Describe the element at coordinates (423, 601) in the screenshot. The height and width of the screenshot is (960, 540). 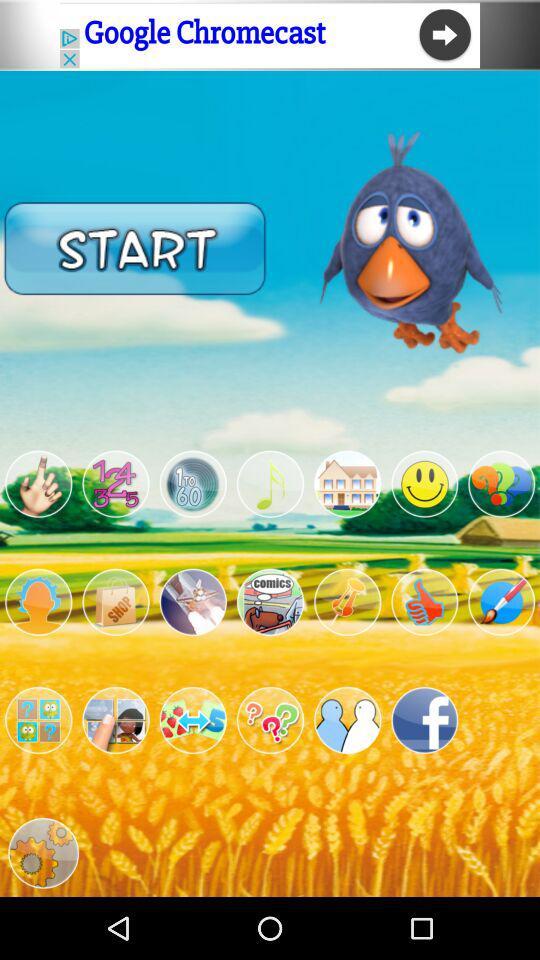
I see `switch to like option` at that location.